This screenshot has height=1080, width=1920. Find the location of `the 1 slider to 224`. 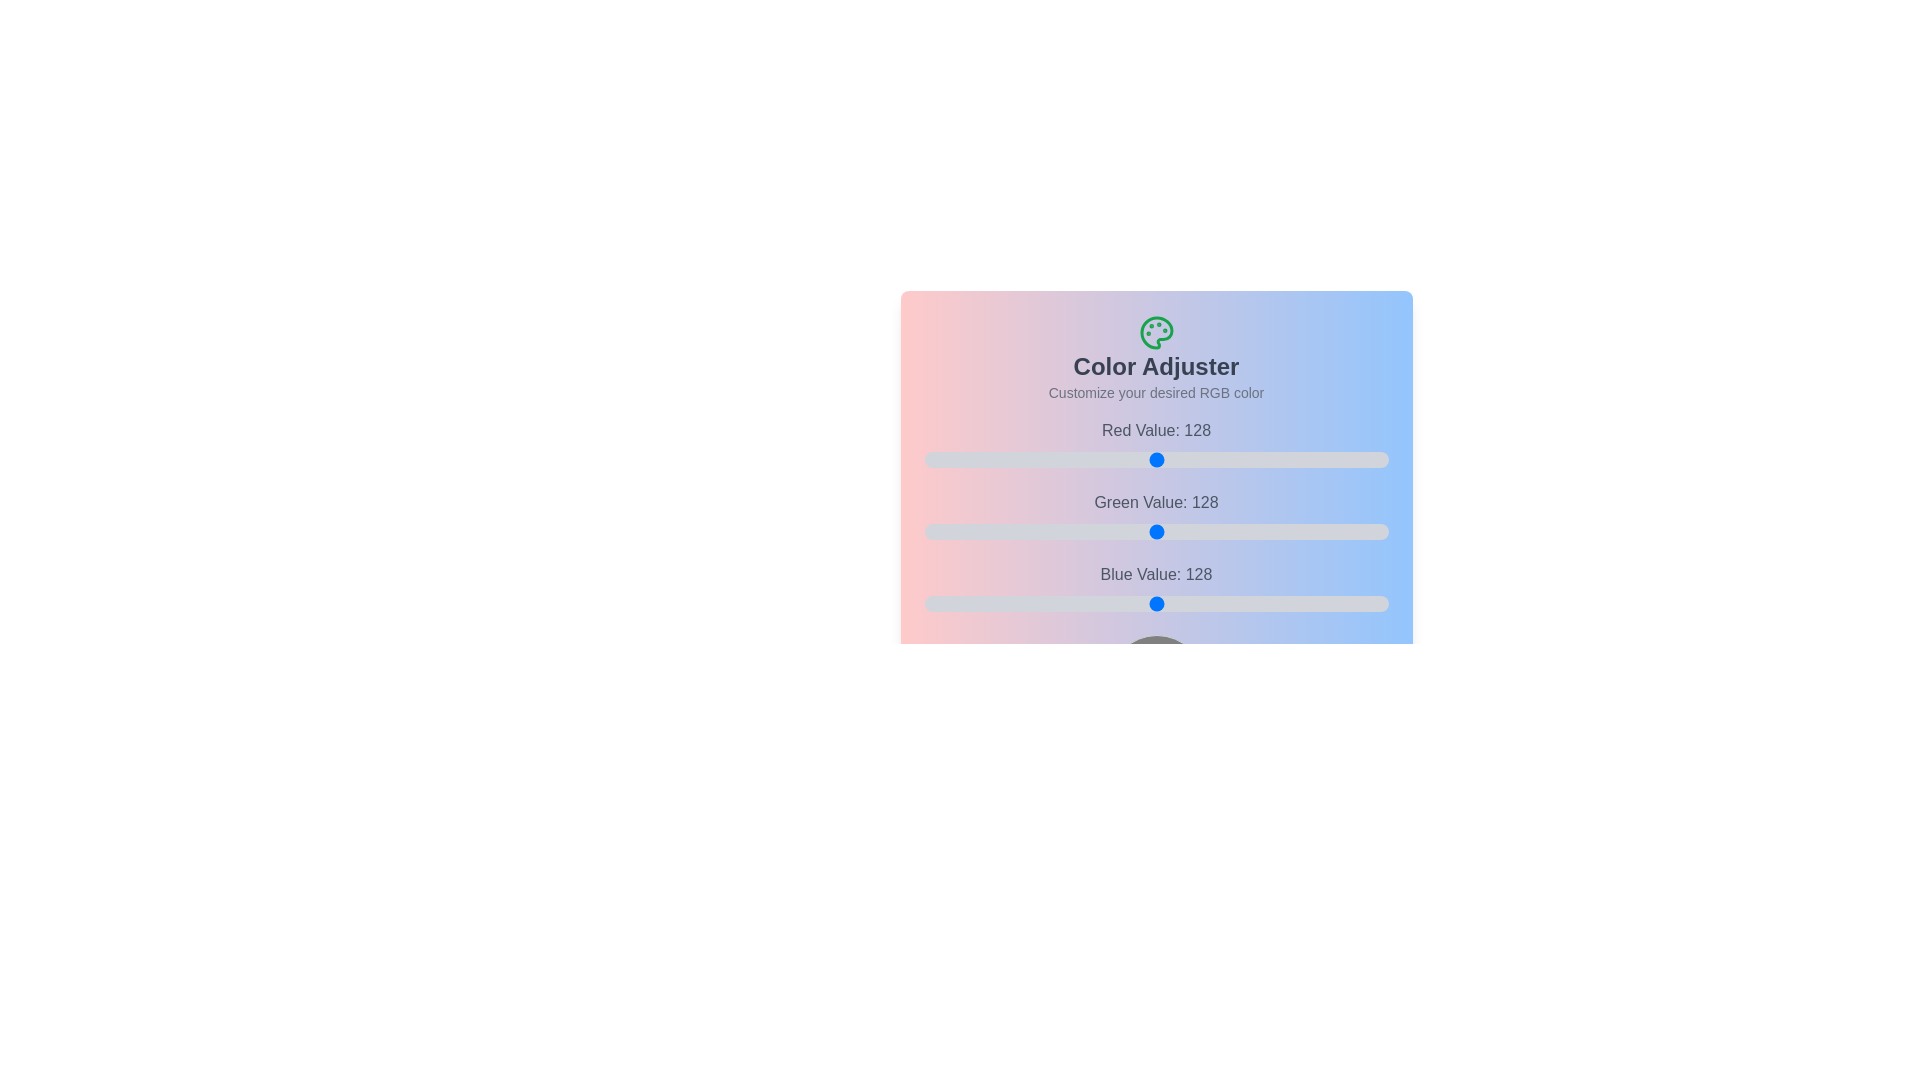

the 1 slider to 224 is located at coordinates (1360, 531).